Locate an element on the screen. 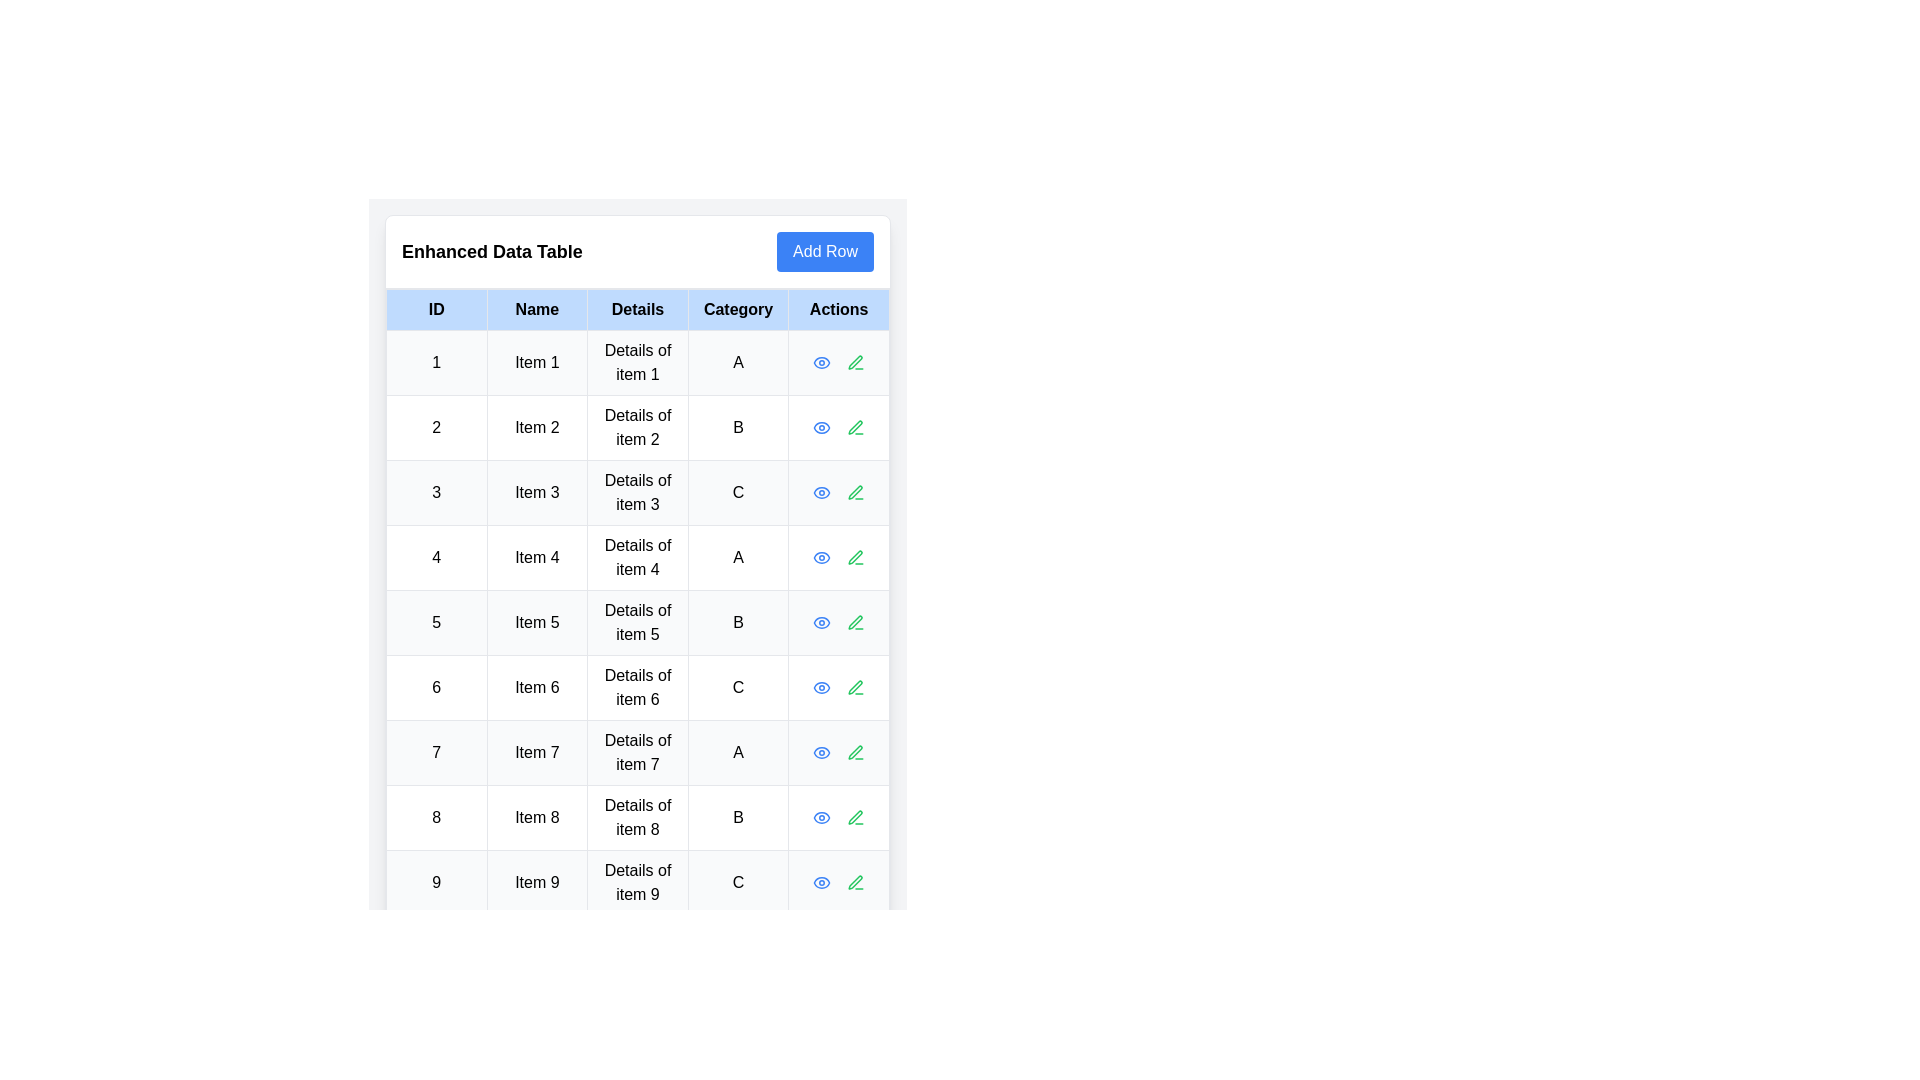  the 'Name' column header in the data table, which is the second header among five, providing a title for the corresponding column of item names is located at coordinates (537, 309).